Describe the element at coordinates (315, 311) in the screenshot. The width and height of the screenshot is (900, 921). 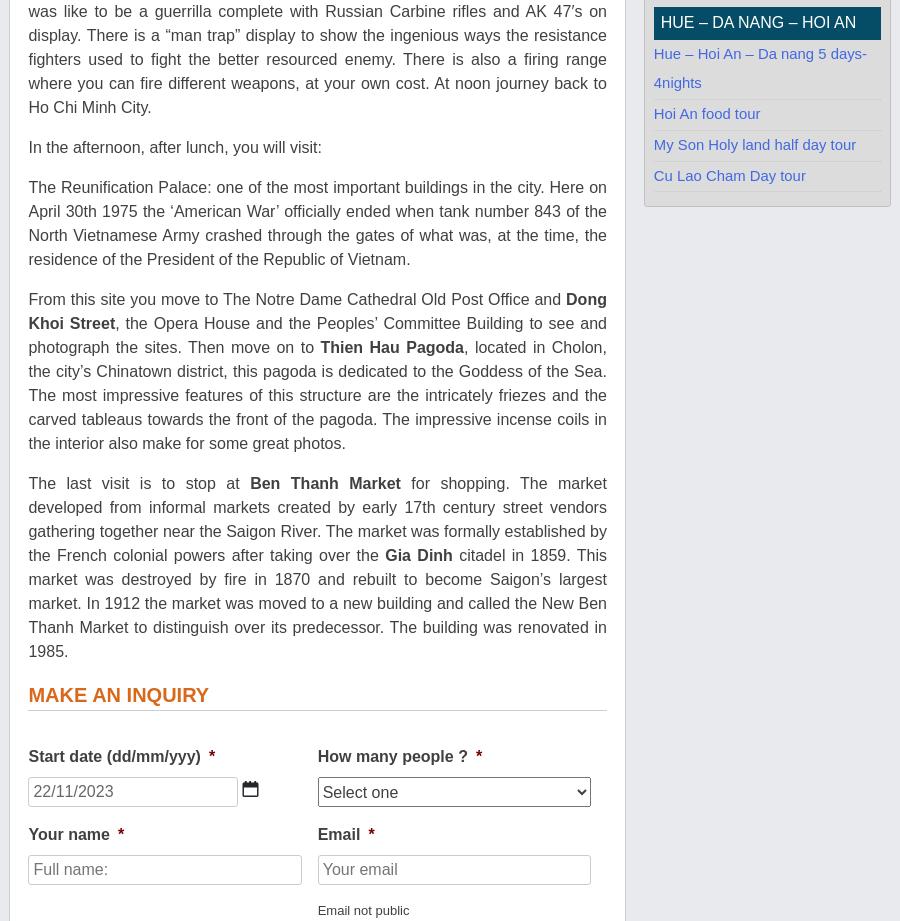
I see `'Dong Khoi Street'` at that location.